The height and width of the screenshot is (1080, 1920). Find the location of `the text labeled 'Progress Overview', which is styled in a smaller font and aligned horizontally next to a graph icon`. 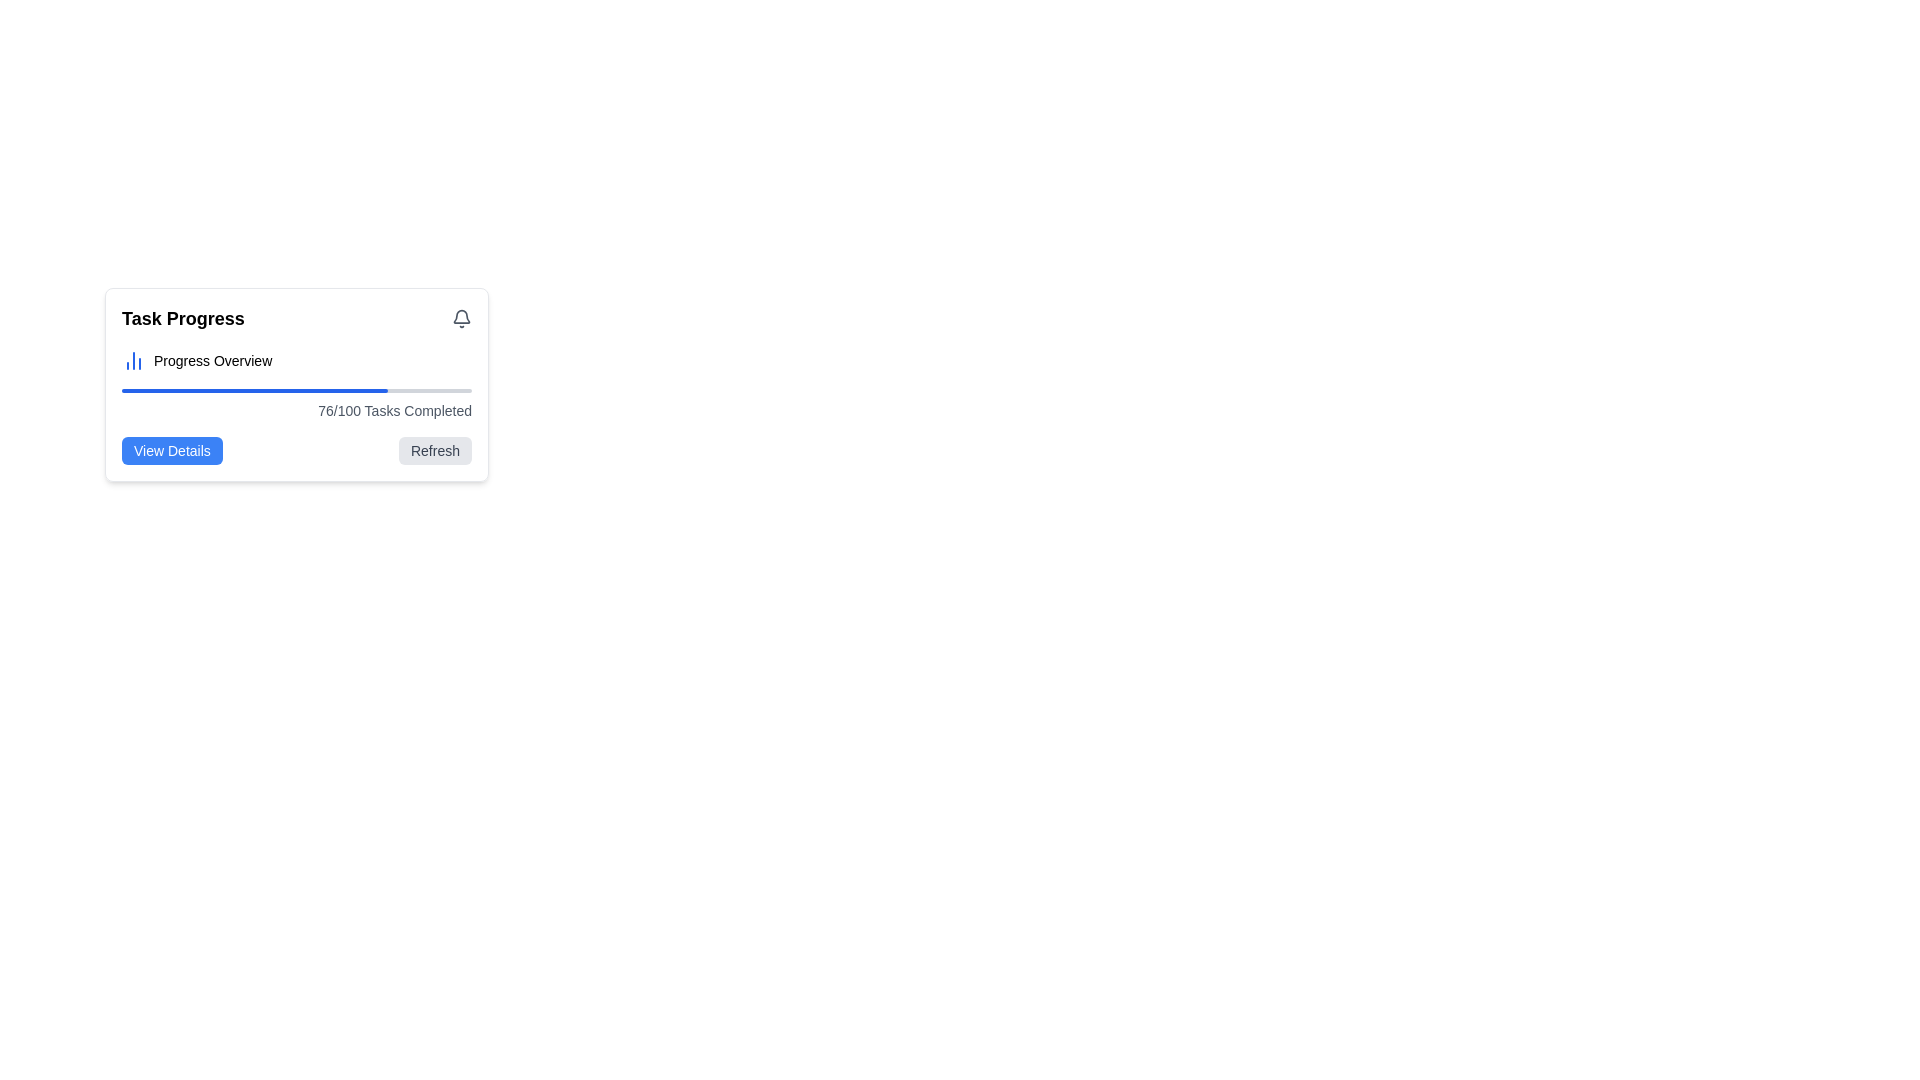

the text labeled 'Progress Overview', which is styled in a smaller font and aligned horizontally next to a graph icon is located at coordinates (213, 361).